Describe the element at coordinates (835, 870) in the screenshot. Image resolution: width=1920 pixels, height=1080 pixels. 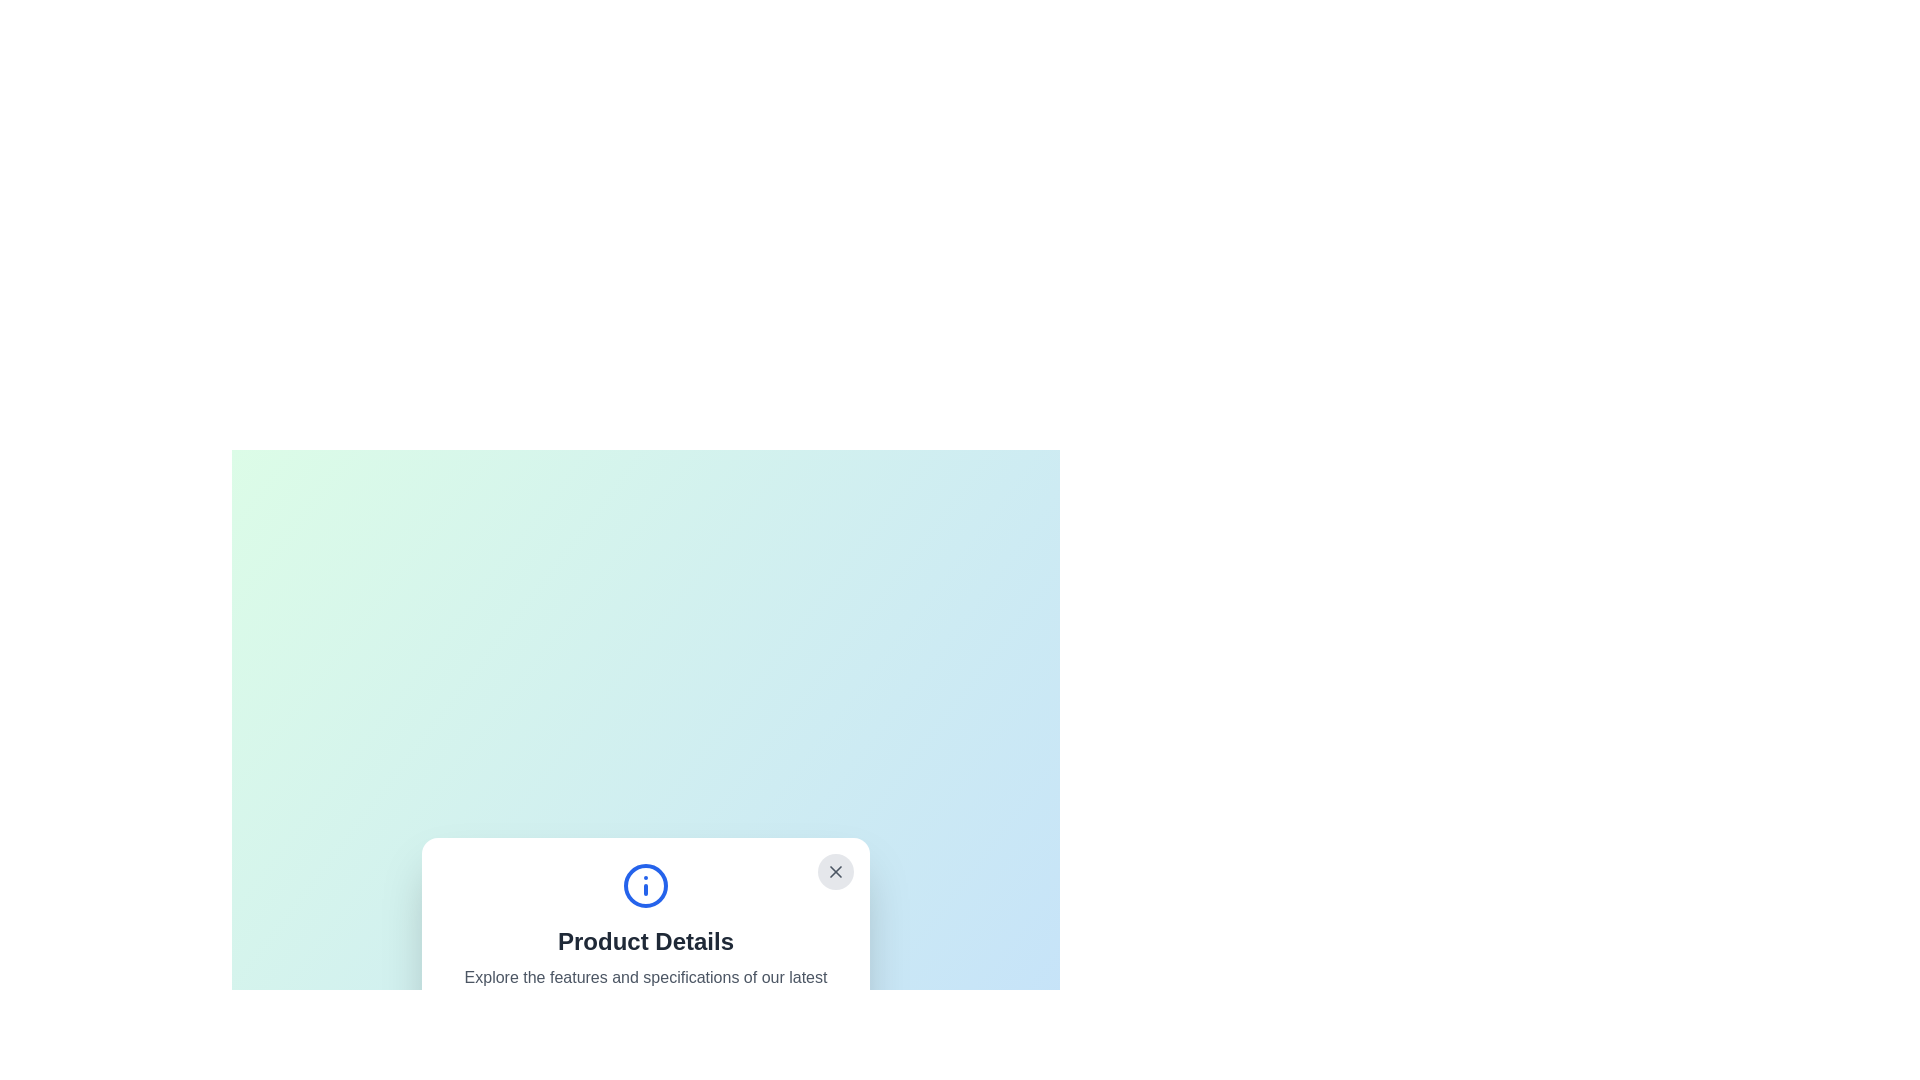
I see `the circular button with a centered 'X' icon in the top-right corner of the modal` at that location.